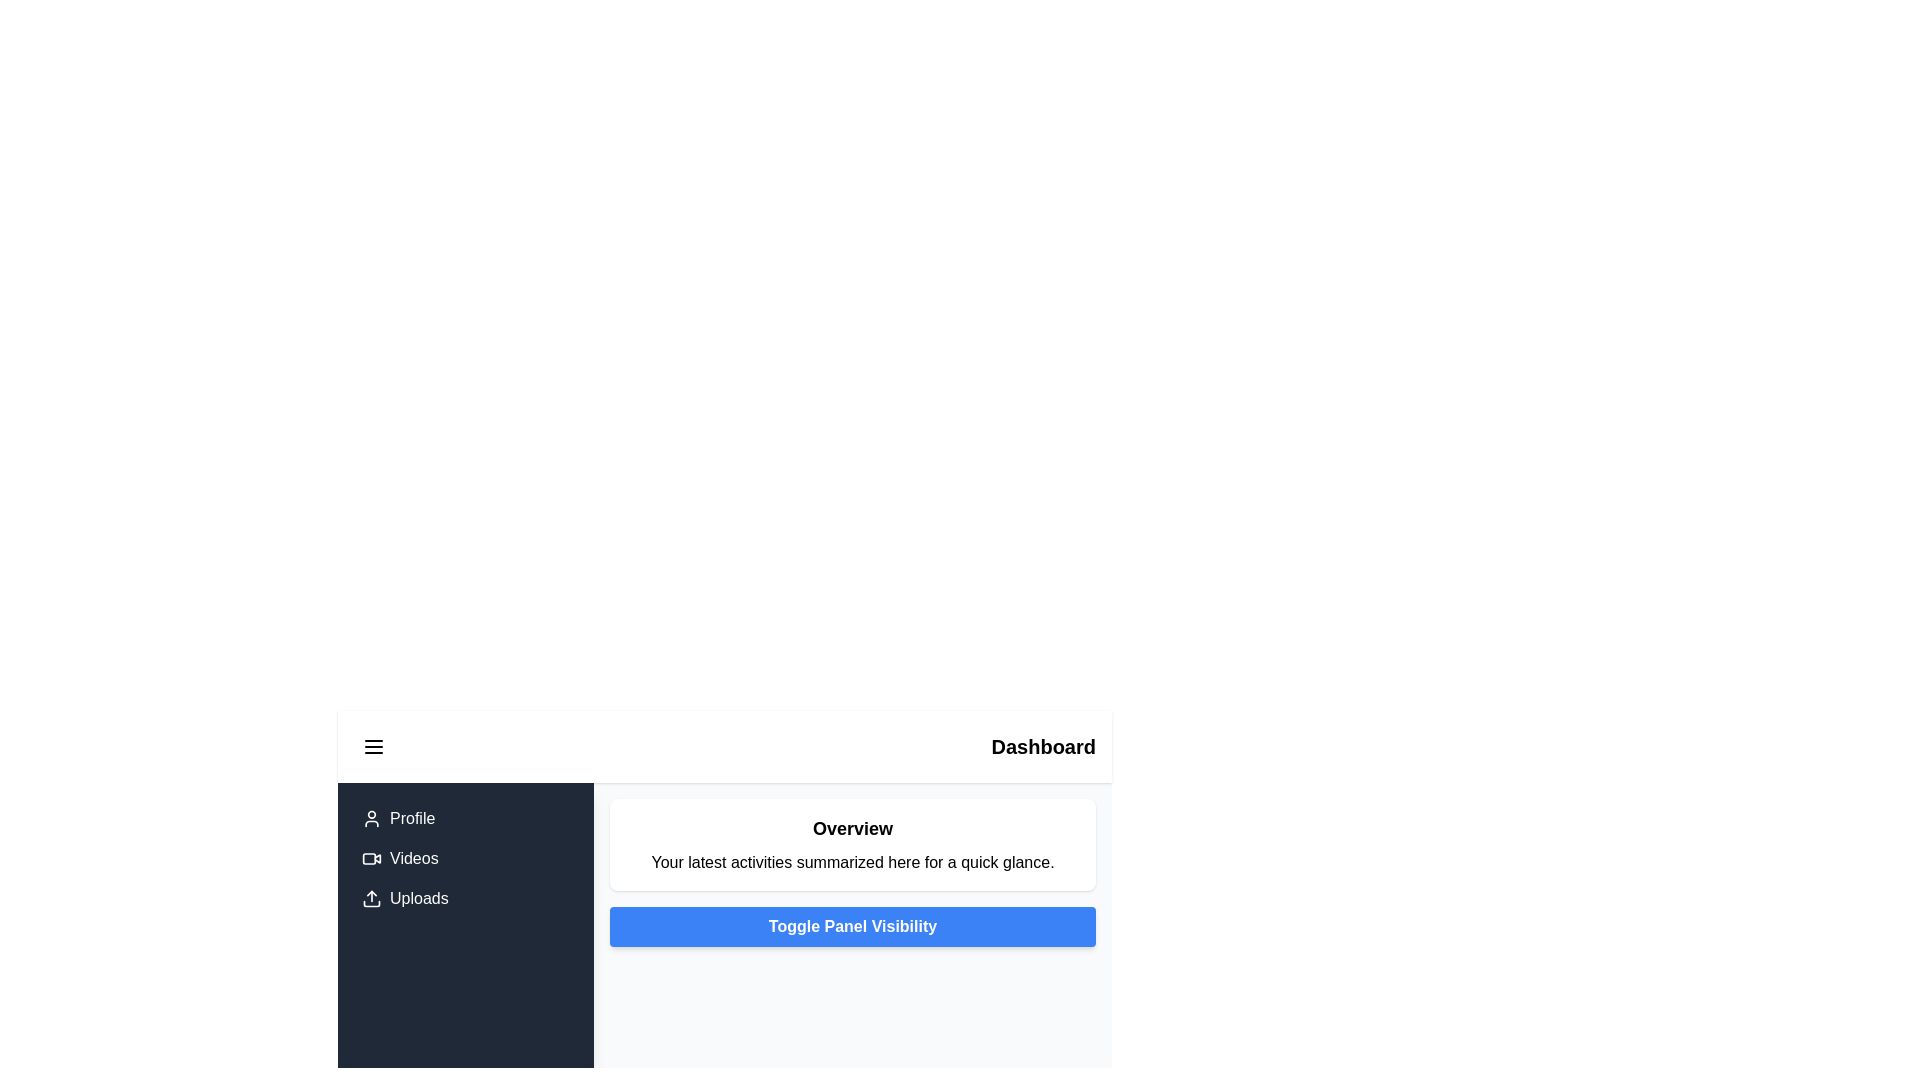 The image size is (1920, 1080). I want to click on the video camera icon located in the left-side vertical navigation panel, specifically the second item below the 'Profile' icon, which represents video functionality, so click(372, 858).